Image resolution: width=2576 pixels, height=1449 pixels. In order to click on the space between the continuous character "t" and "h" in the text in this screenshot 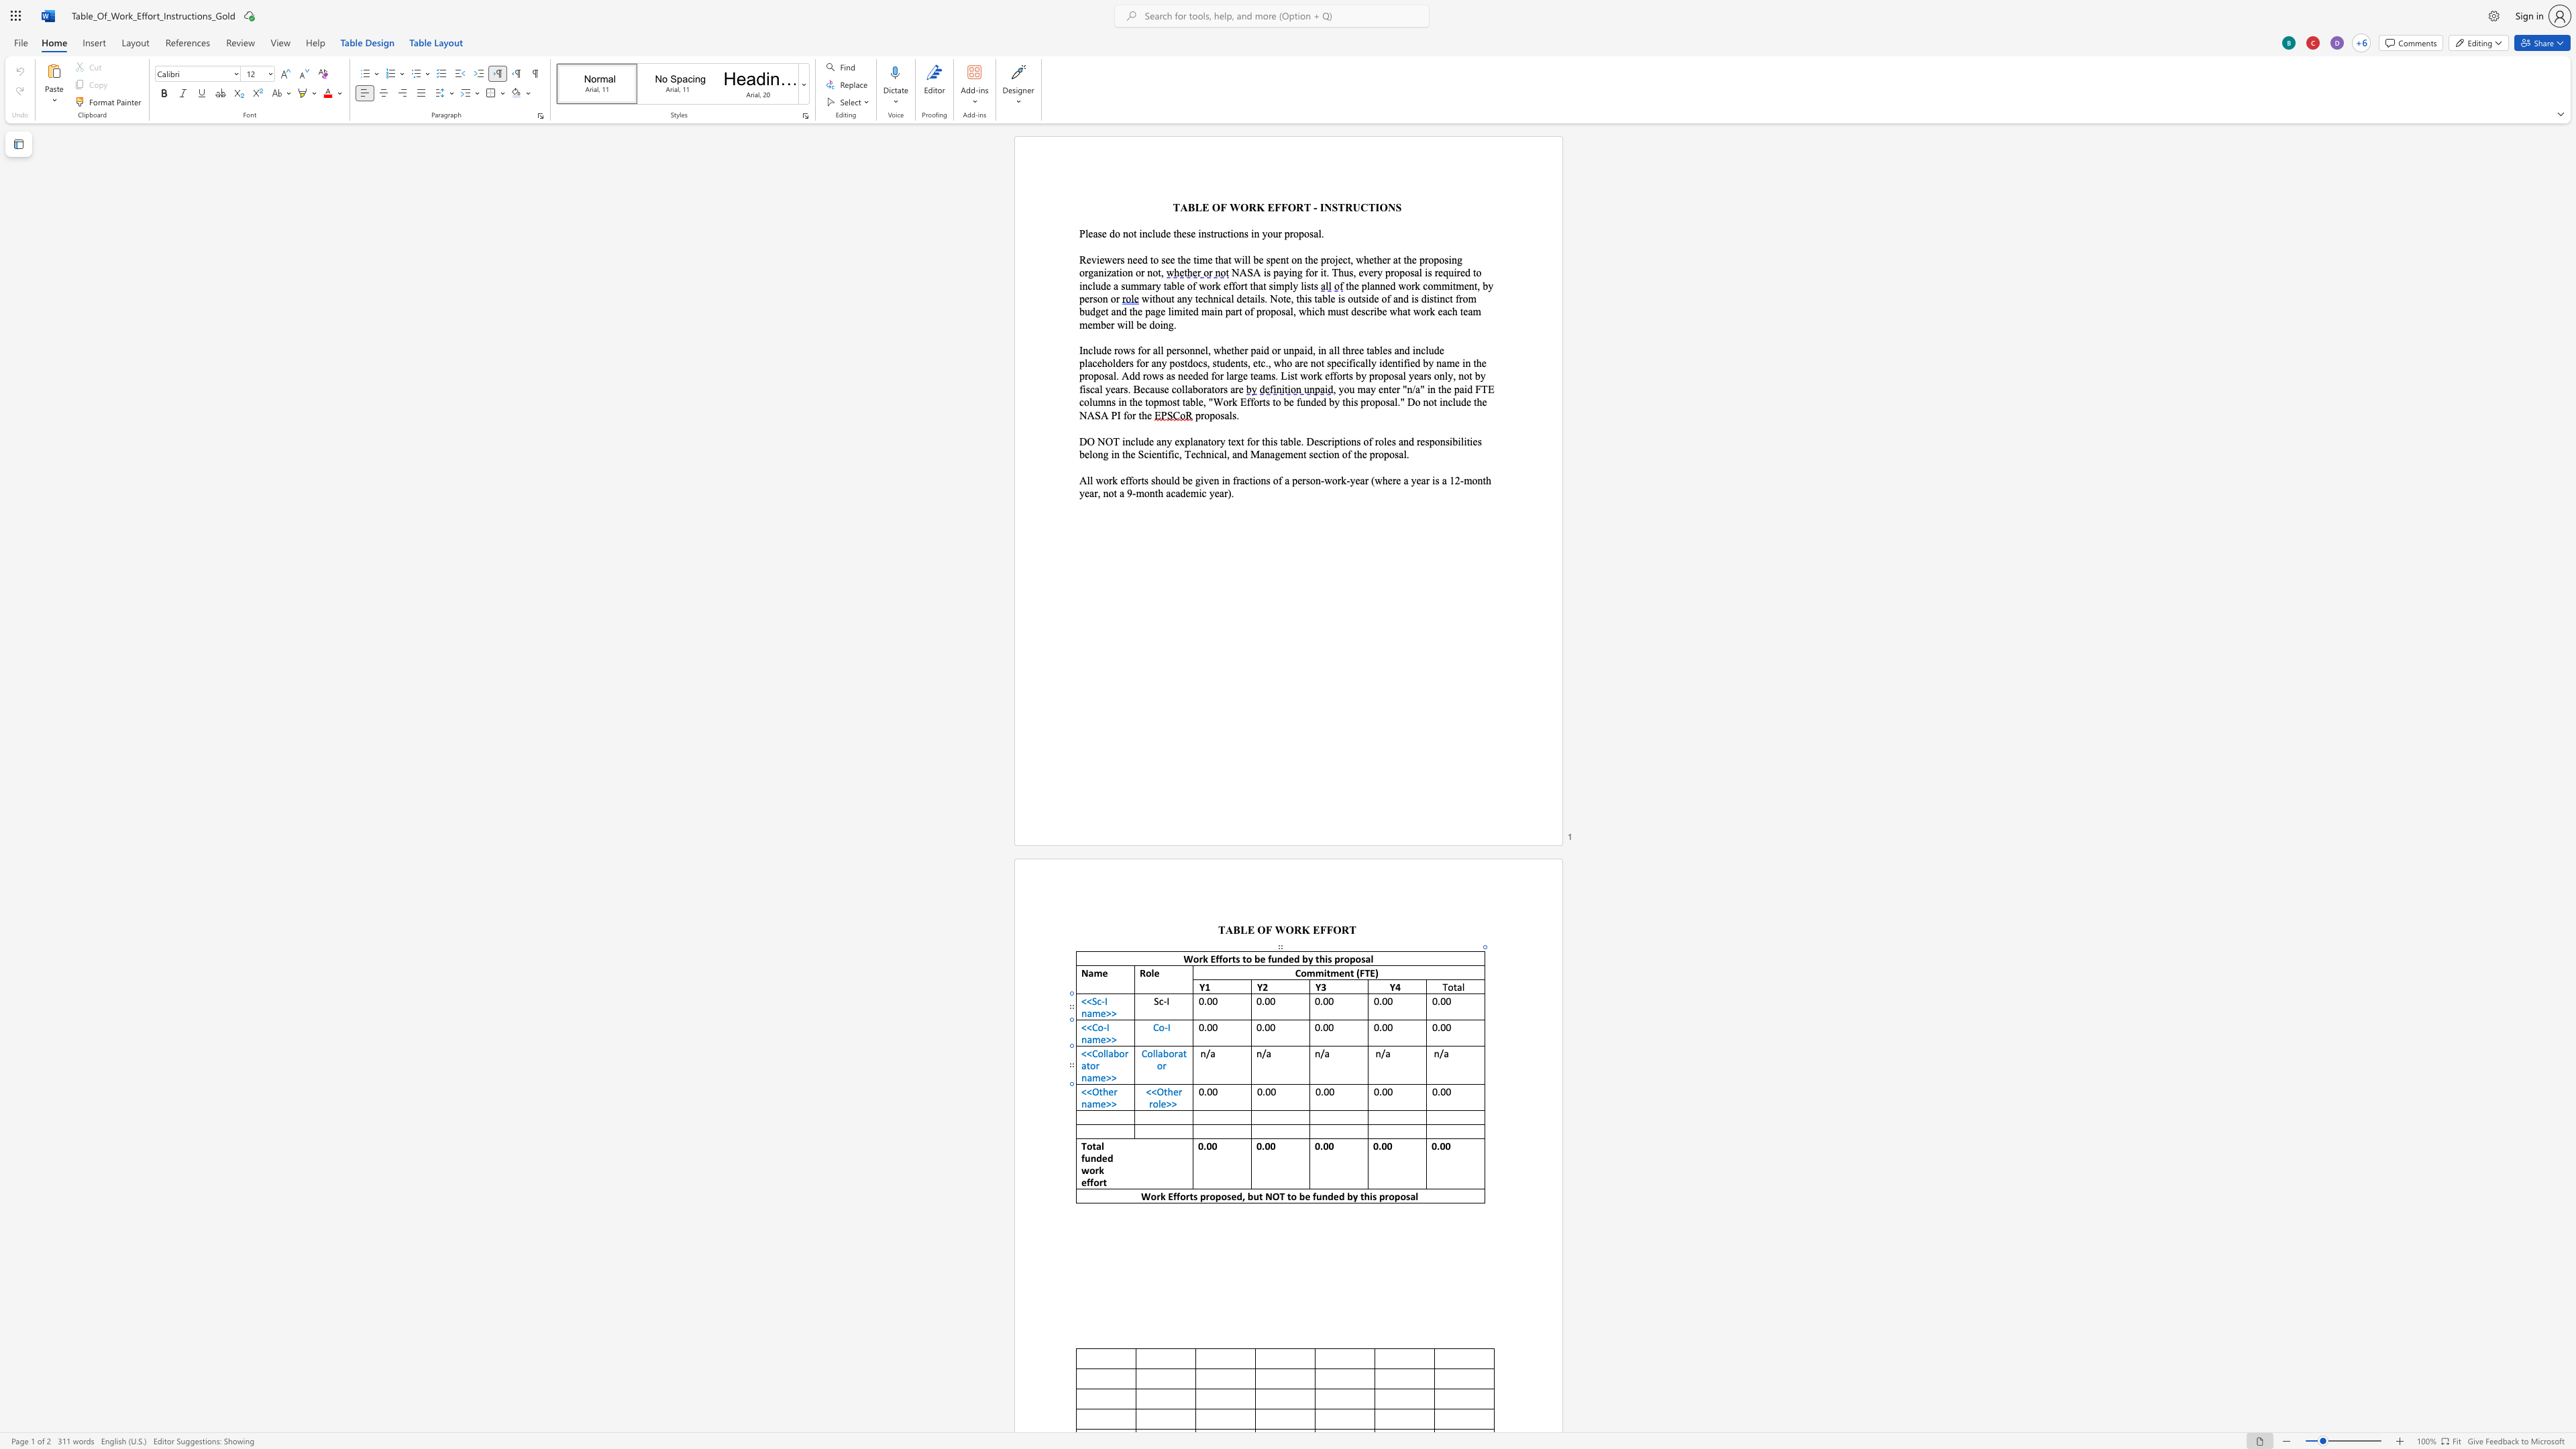, I will do `click(1103, 1091)`.